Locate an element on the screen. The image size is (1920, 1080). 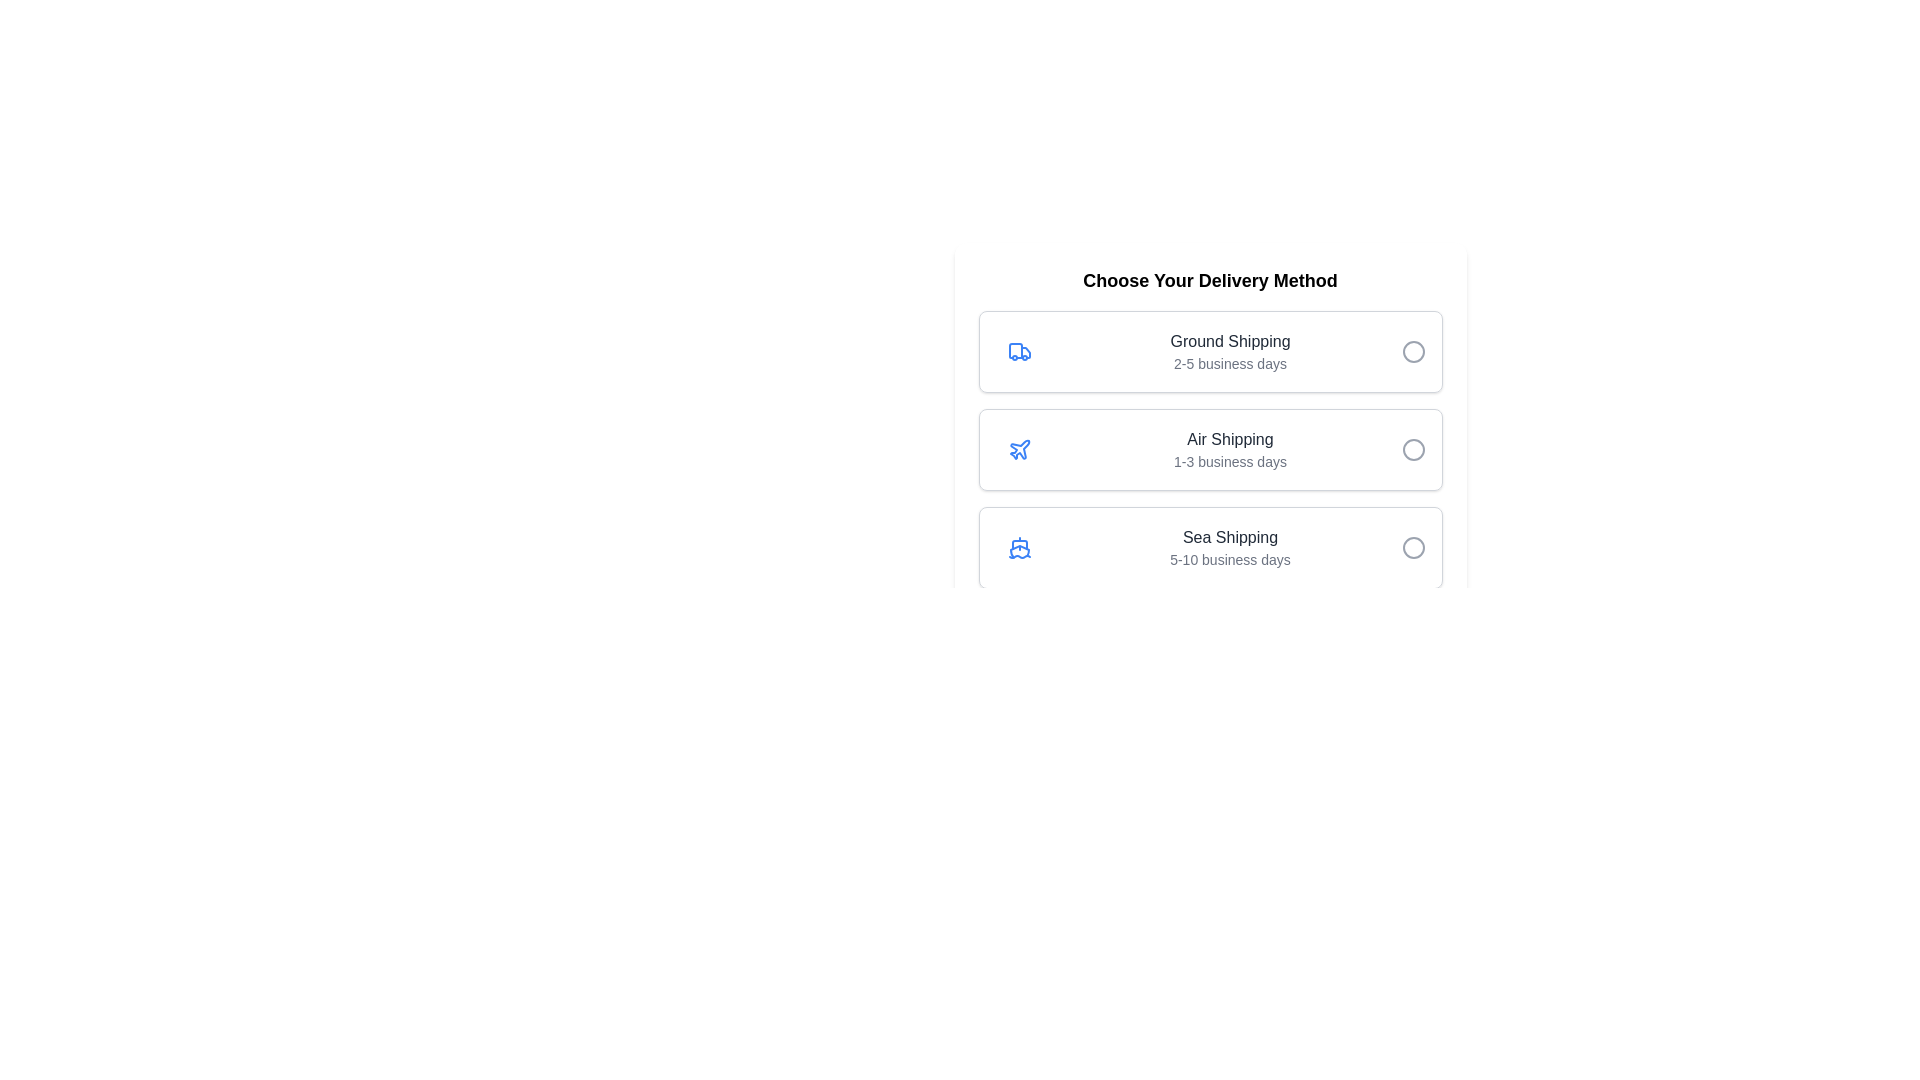
the text label that informs users about the expected delivery time for the 'Air Shipping' option, located under the 'Air Shipping' label is located at coordinates (1229, 462).